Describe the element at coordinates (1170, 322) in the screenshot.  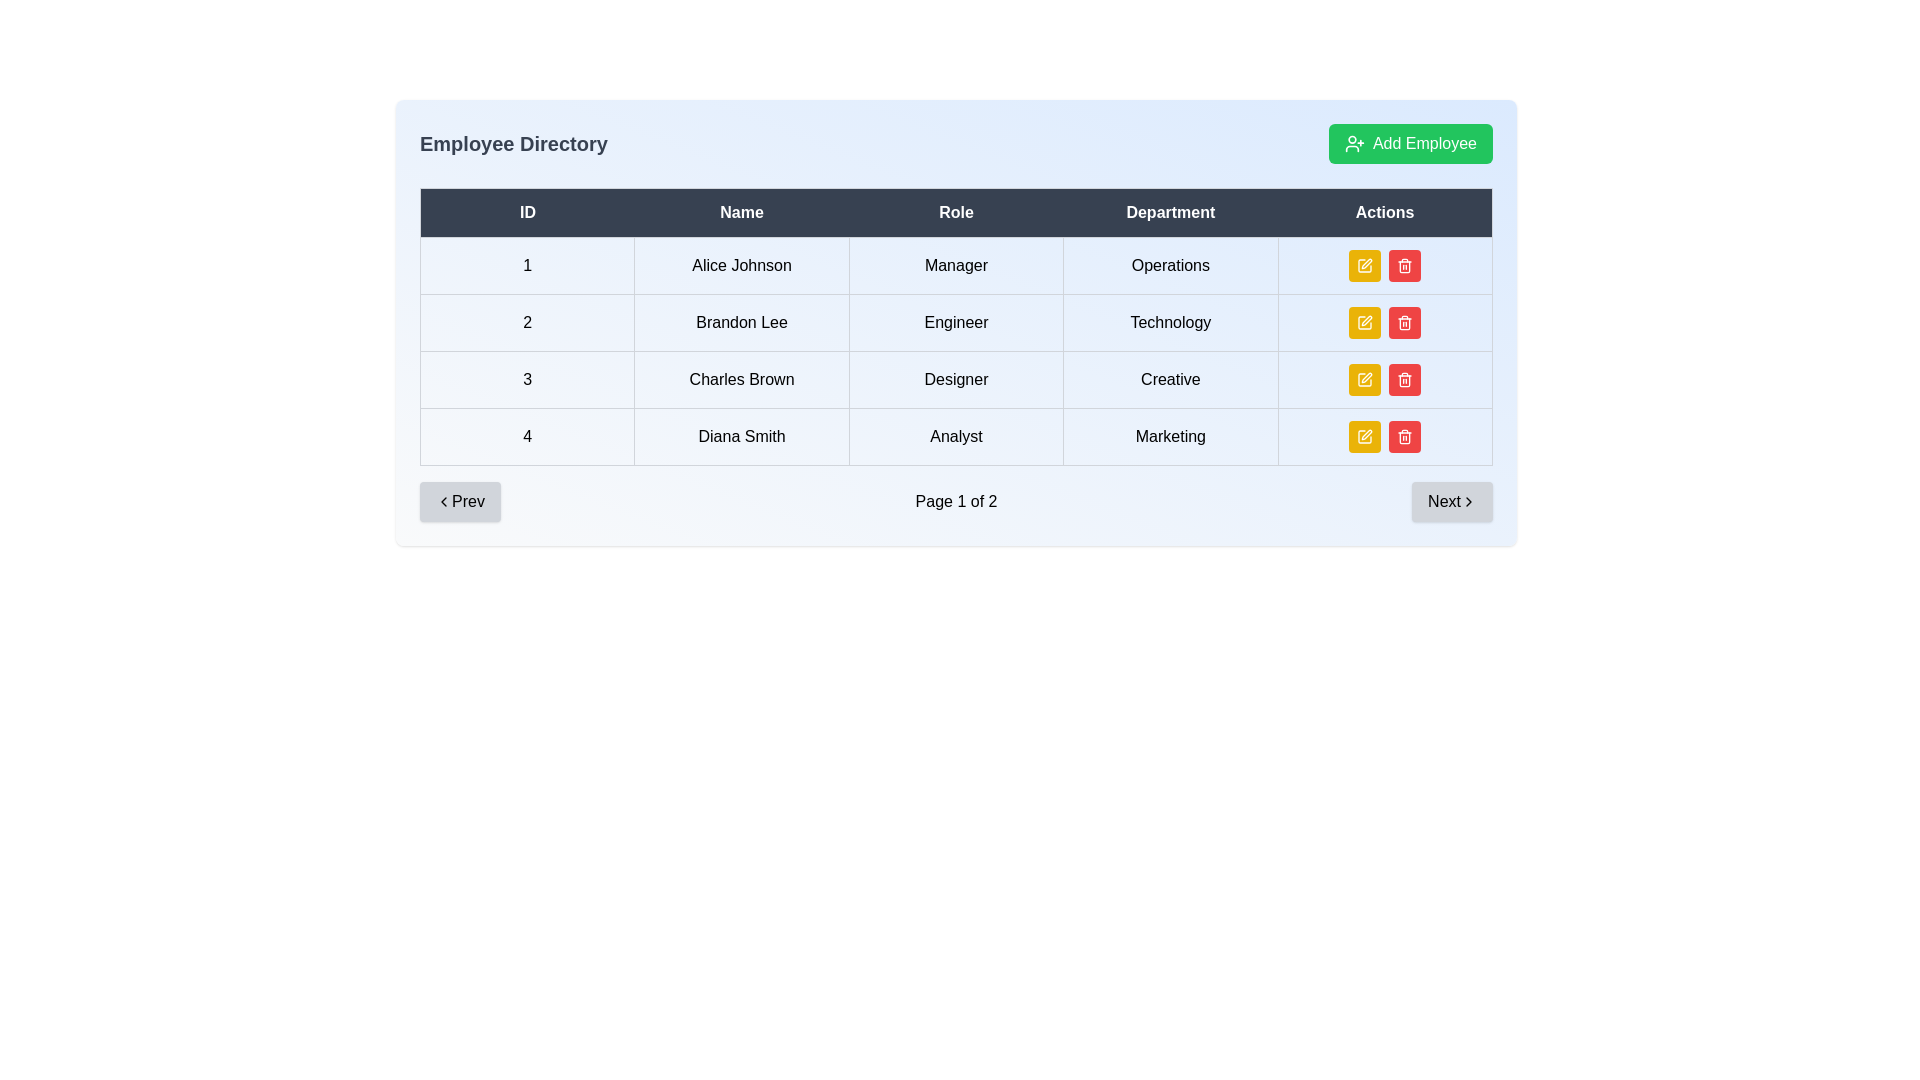
I see `the 'Technology' label in the Department column of the second row in the Employee Directory table` at that location.